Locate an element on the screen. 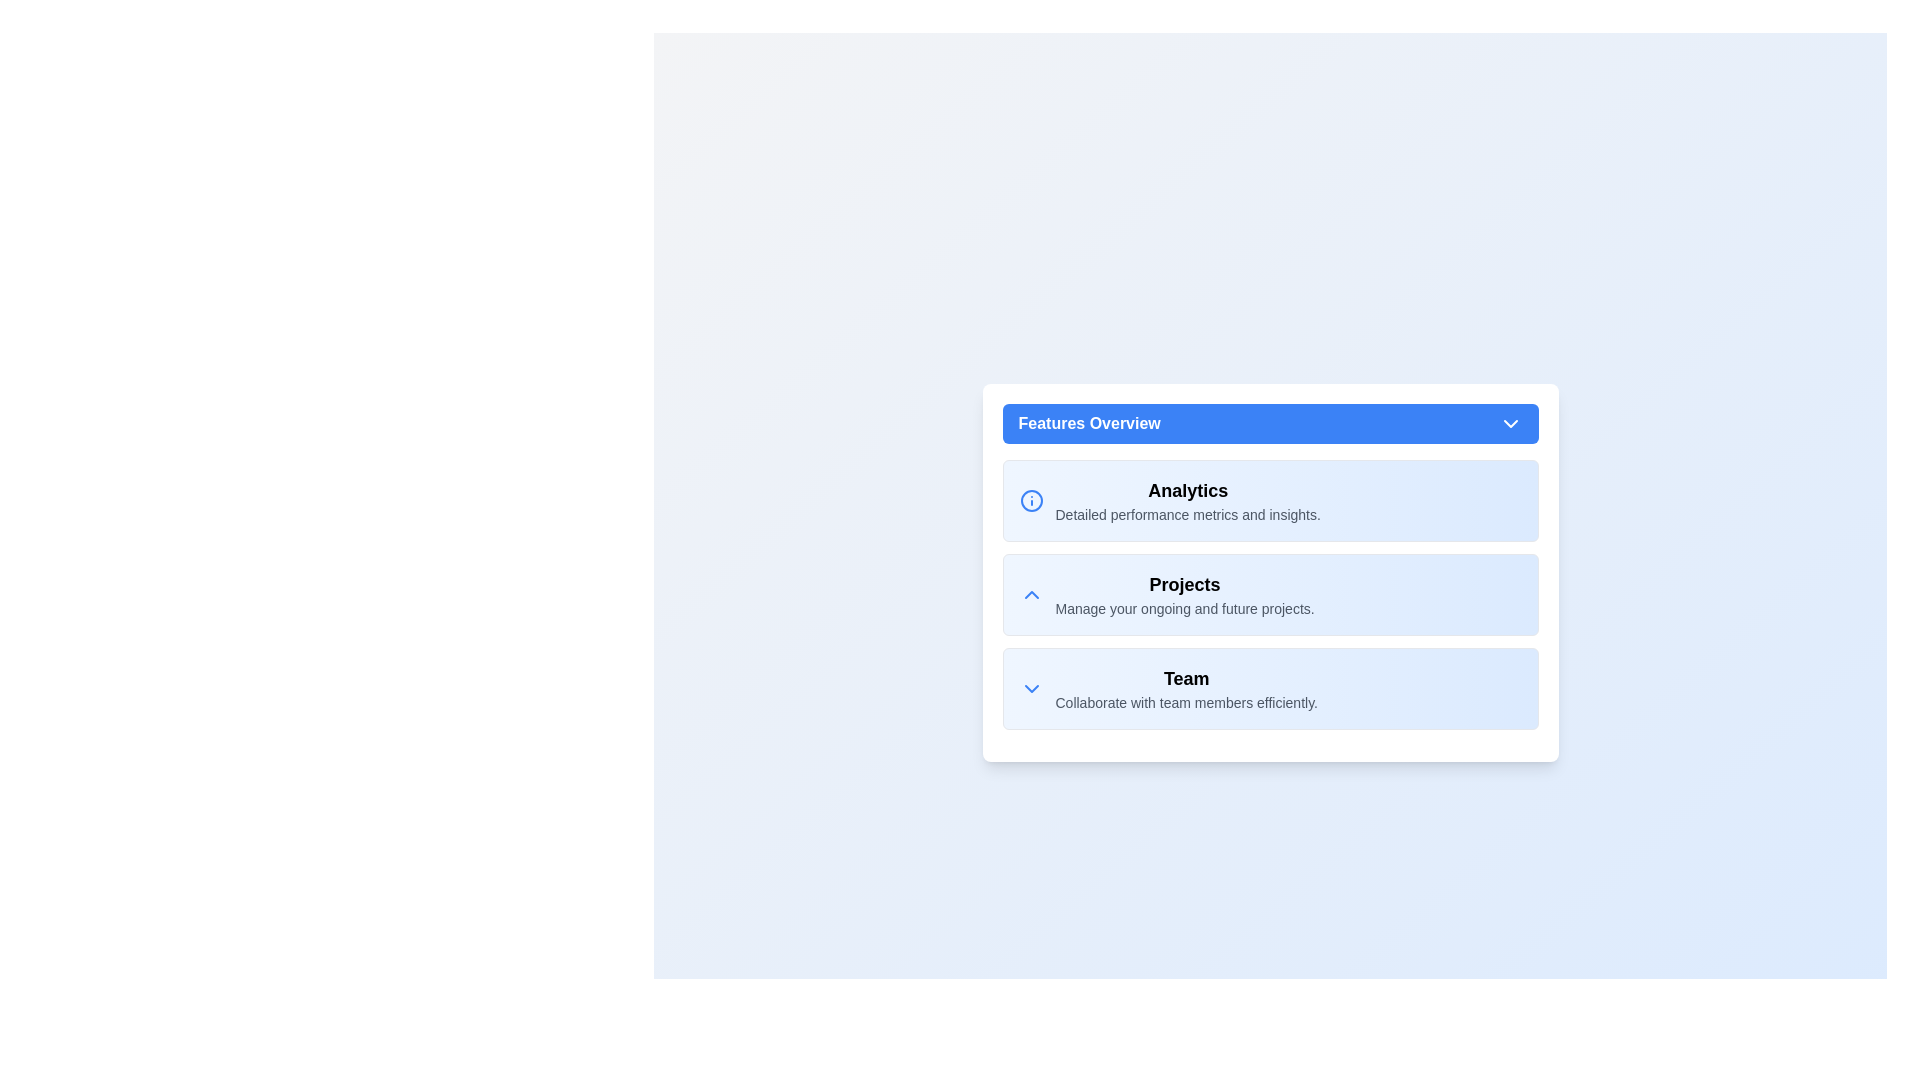  information from the bold 'Analytics' text label, which is centrally aligned under the 'Features Overview' section is located at coordinates (1188, 490).